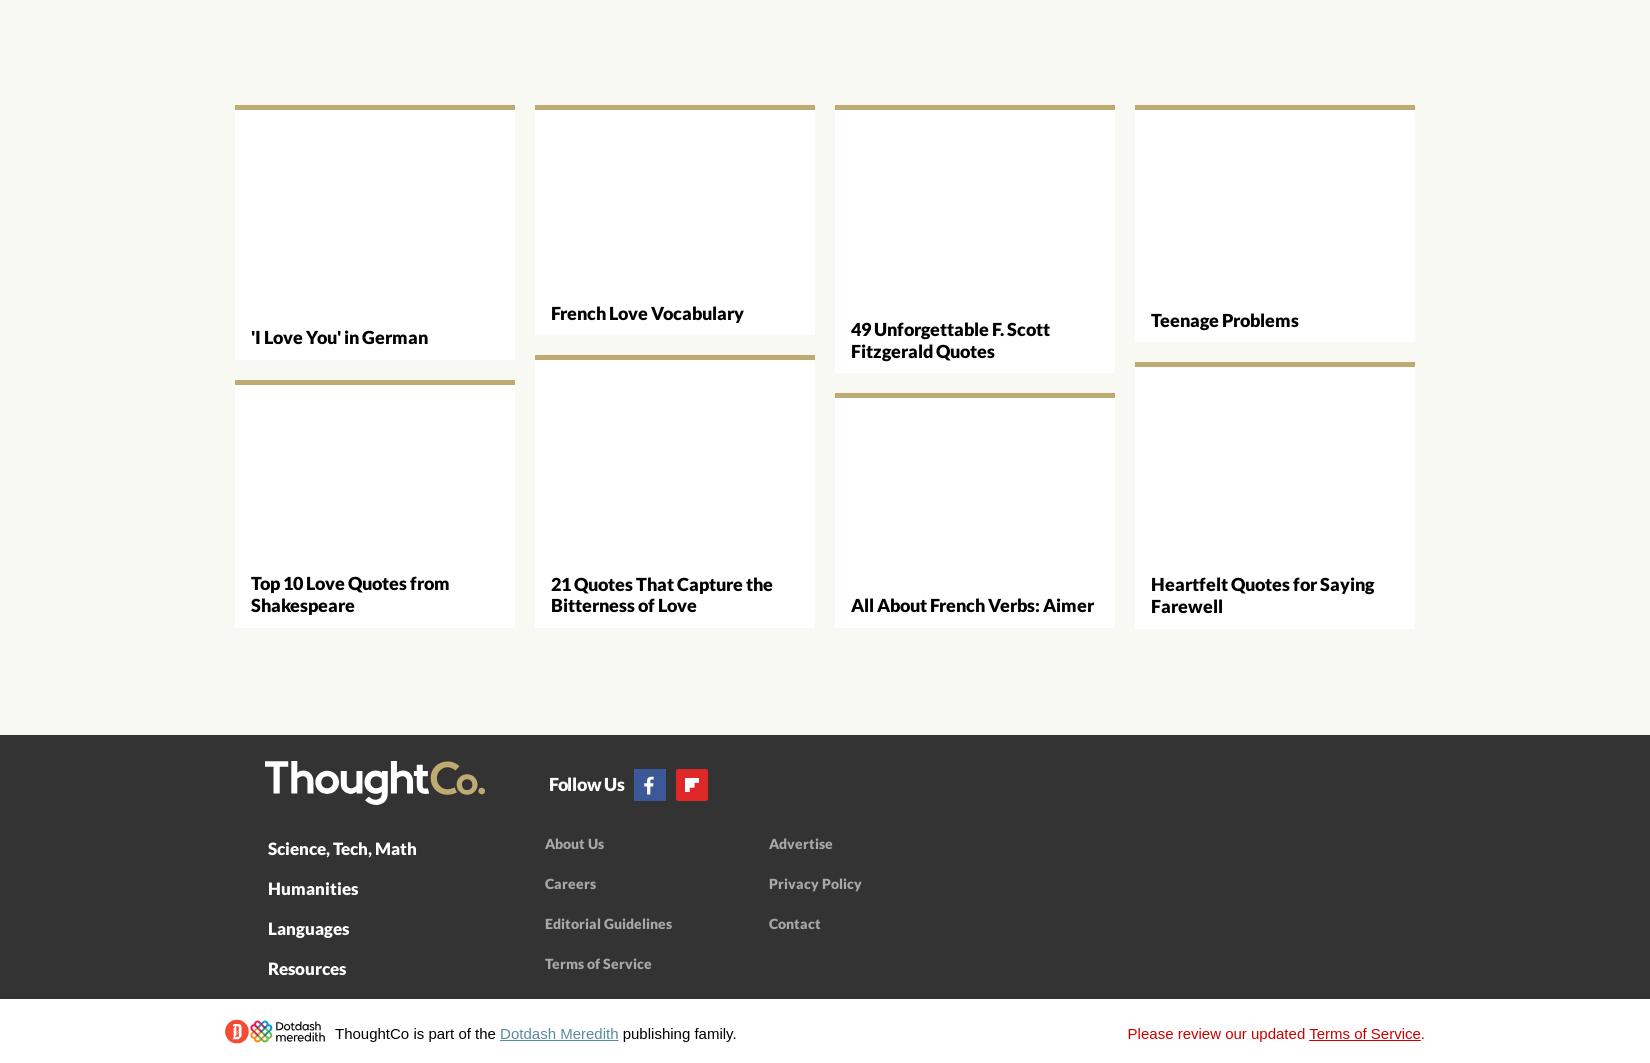 The height and width of the screenshot is (1063, 1650). Describe the element at coordinates (950, 339) in the screenshot. I see `'49 Unforgettable F. Scott Fitzgerald Quotes'` at that location.